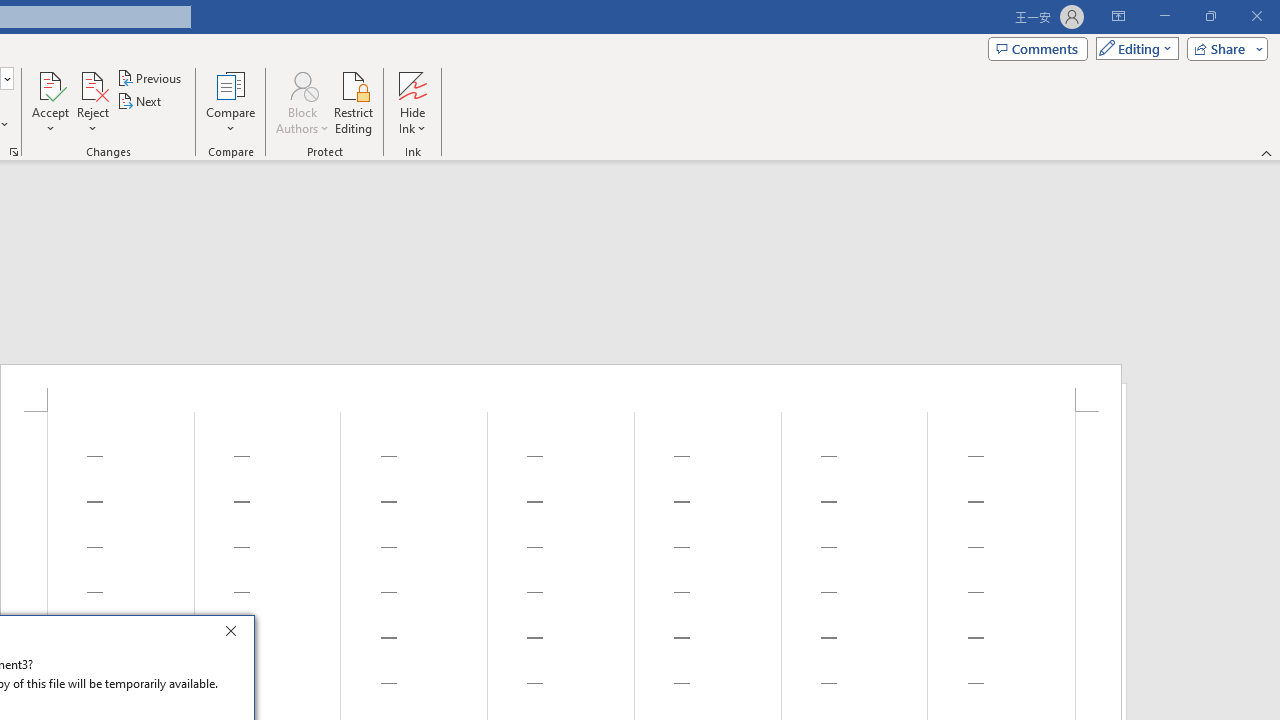 The height and width of the screenshot is (720, 1280). I want to click on 'Previous', so click(150, 77).